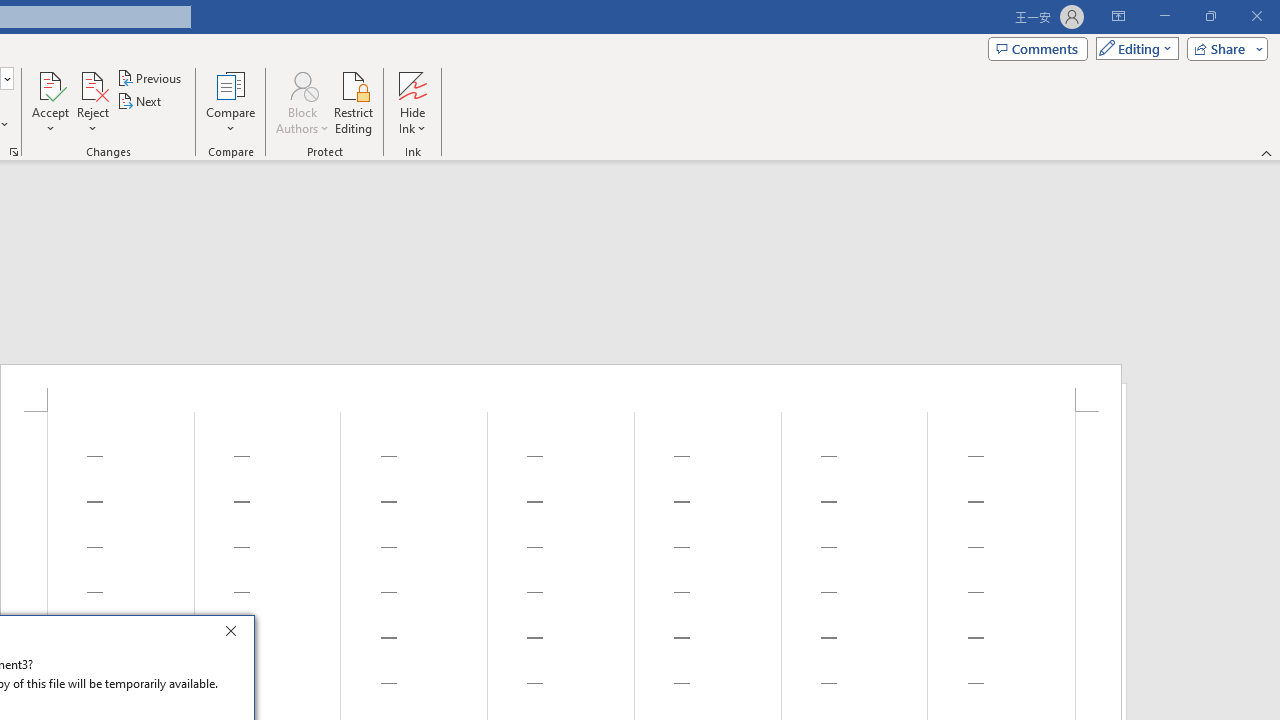 The height and width of the screenshot is (720, 1280). I want to click on 'Previous', so click(150, 77).